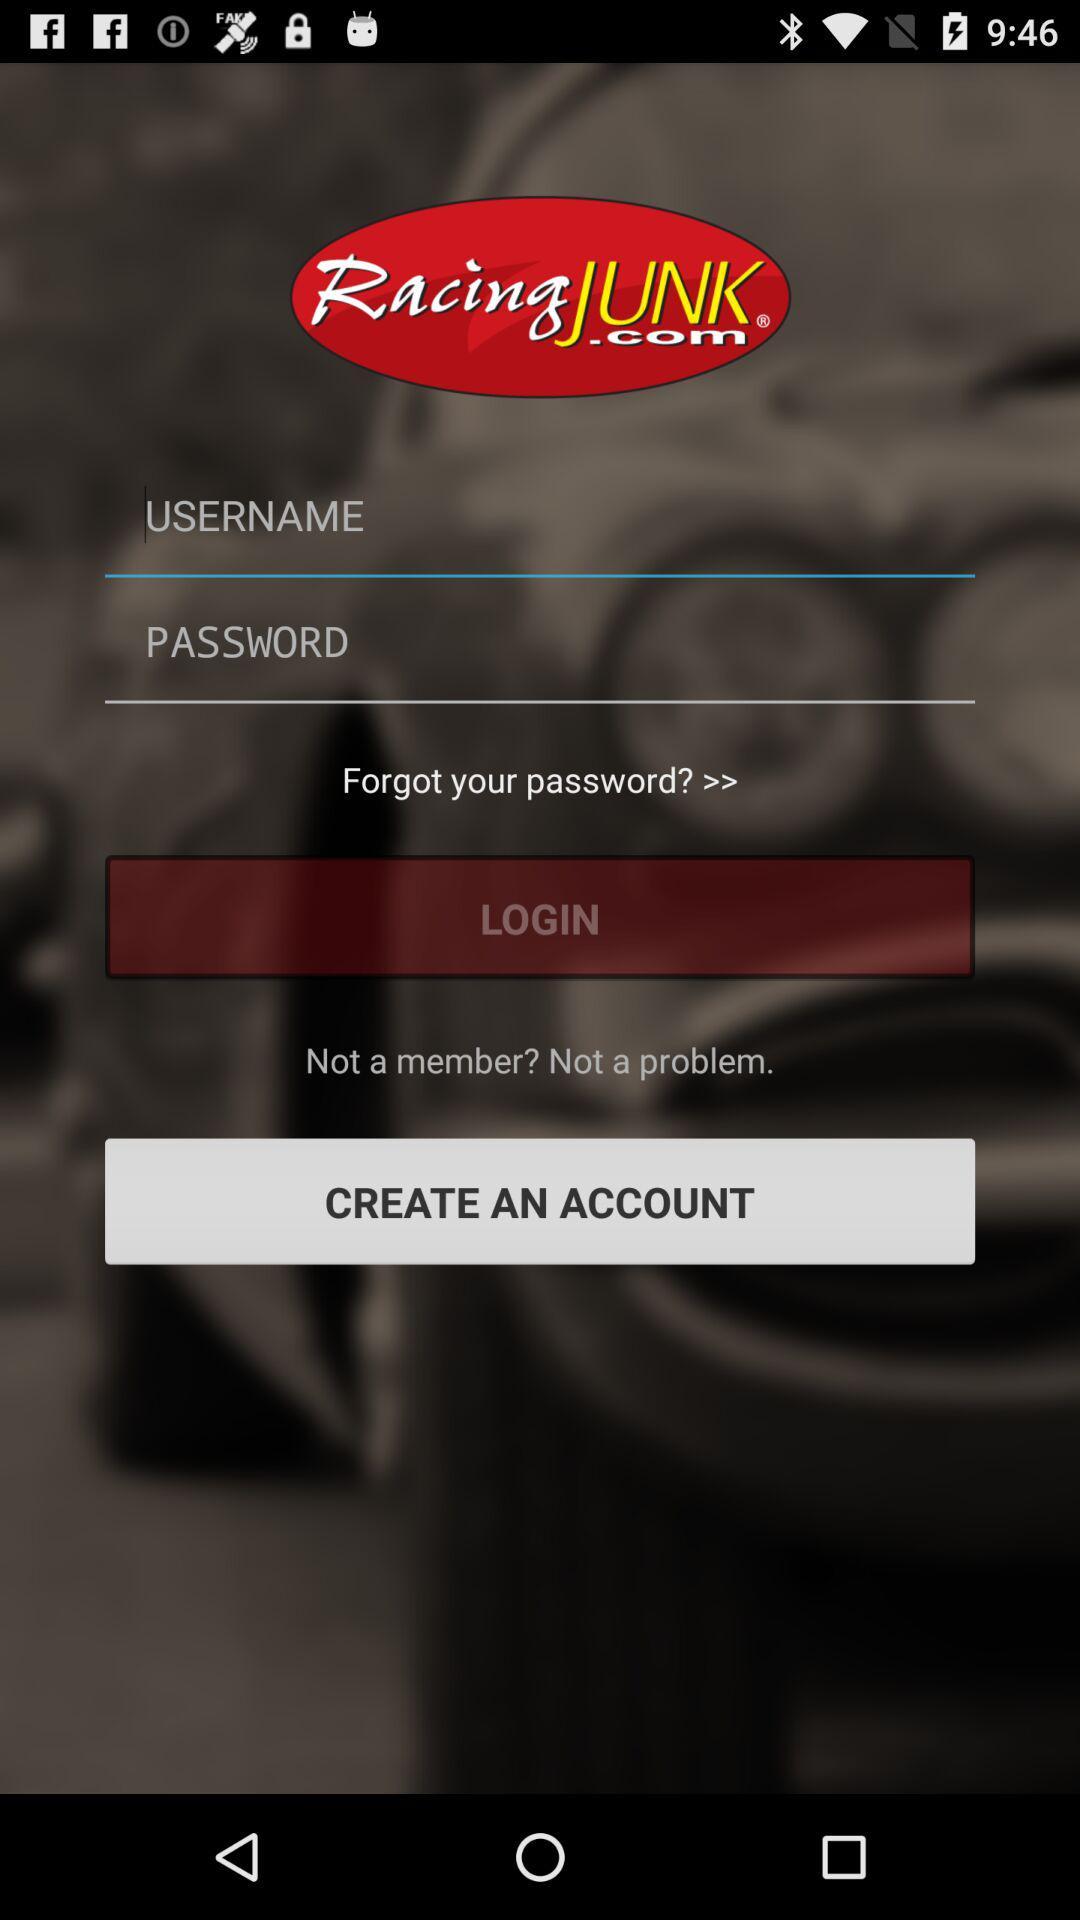  Describe the element at coordinates (540, 916) in the screenshot. I see `login icon` at that location.